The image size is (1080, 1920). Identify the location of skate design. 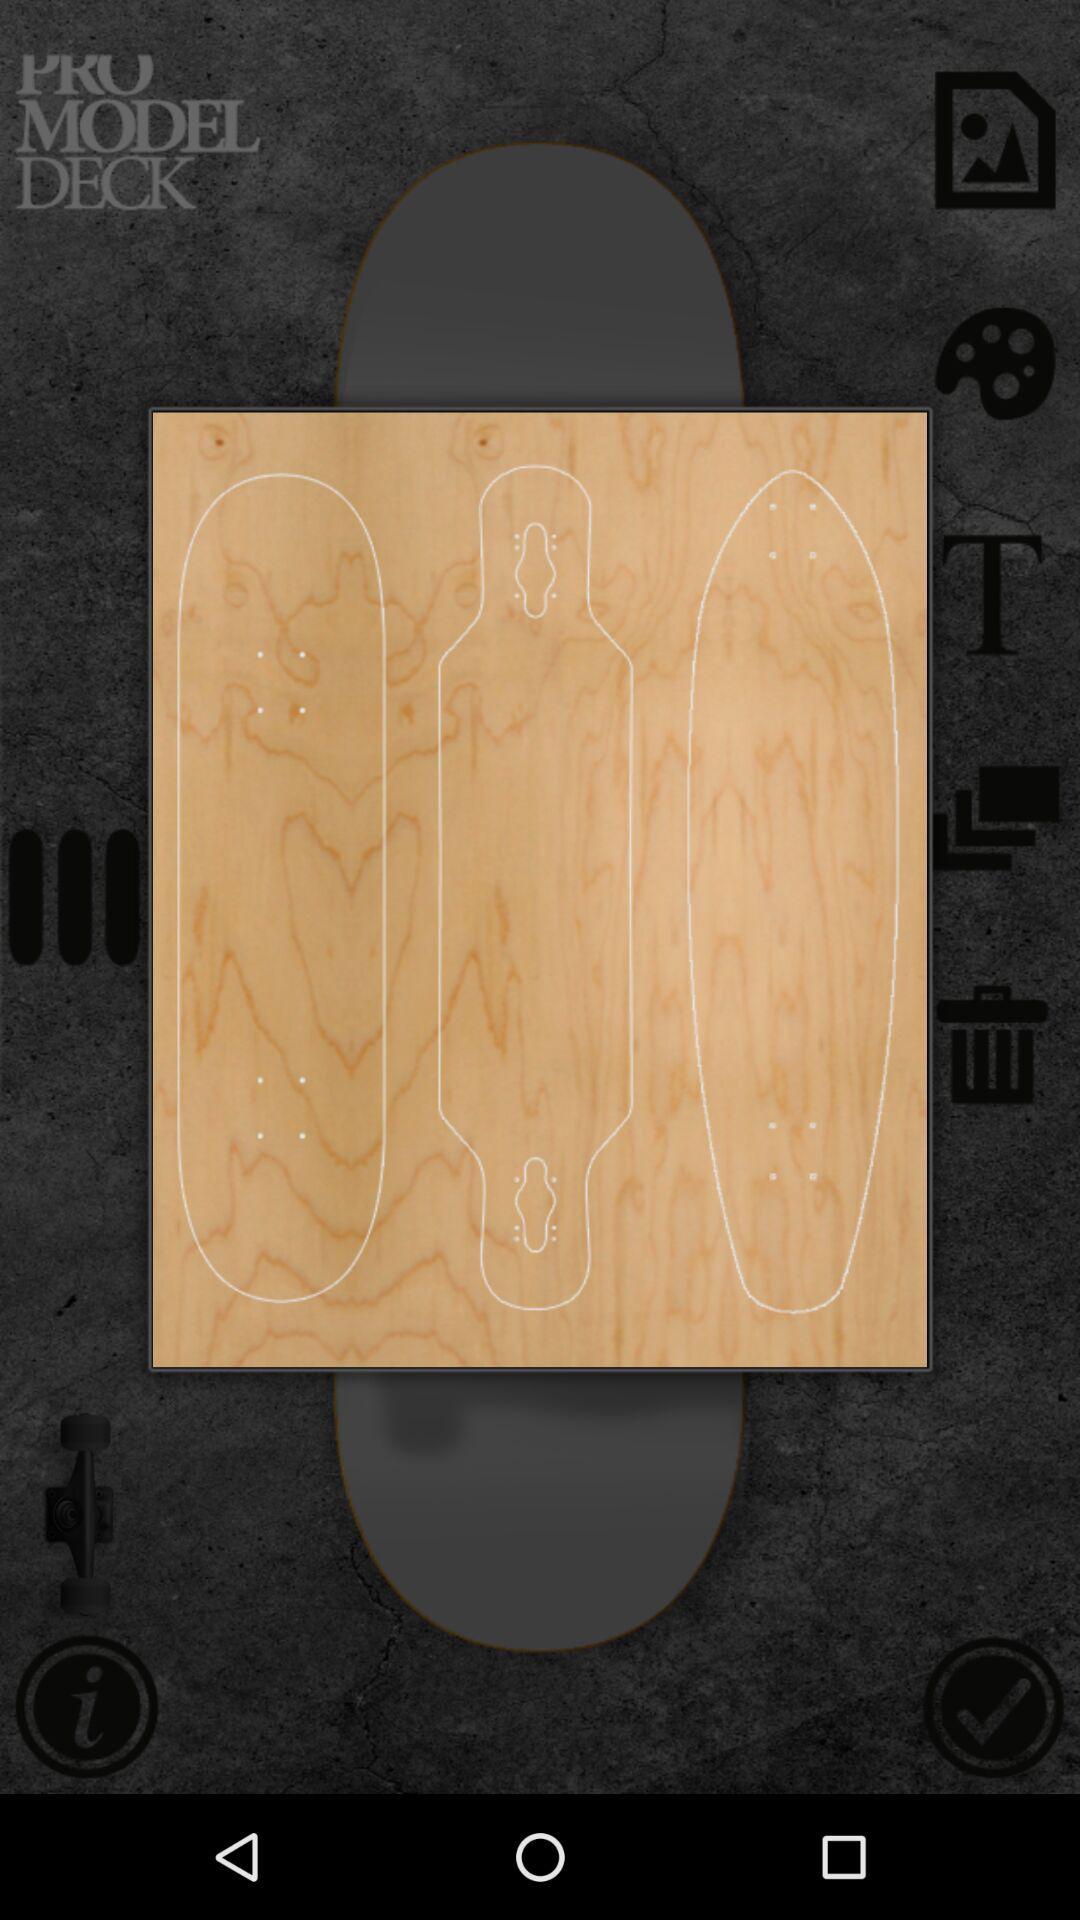
(791, 888).